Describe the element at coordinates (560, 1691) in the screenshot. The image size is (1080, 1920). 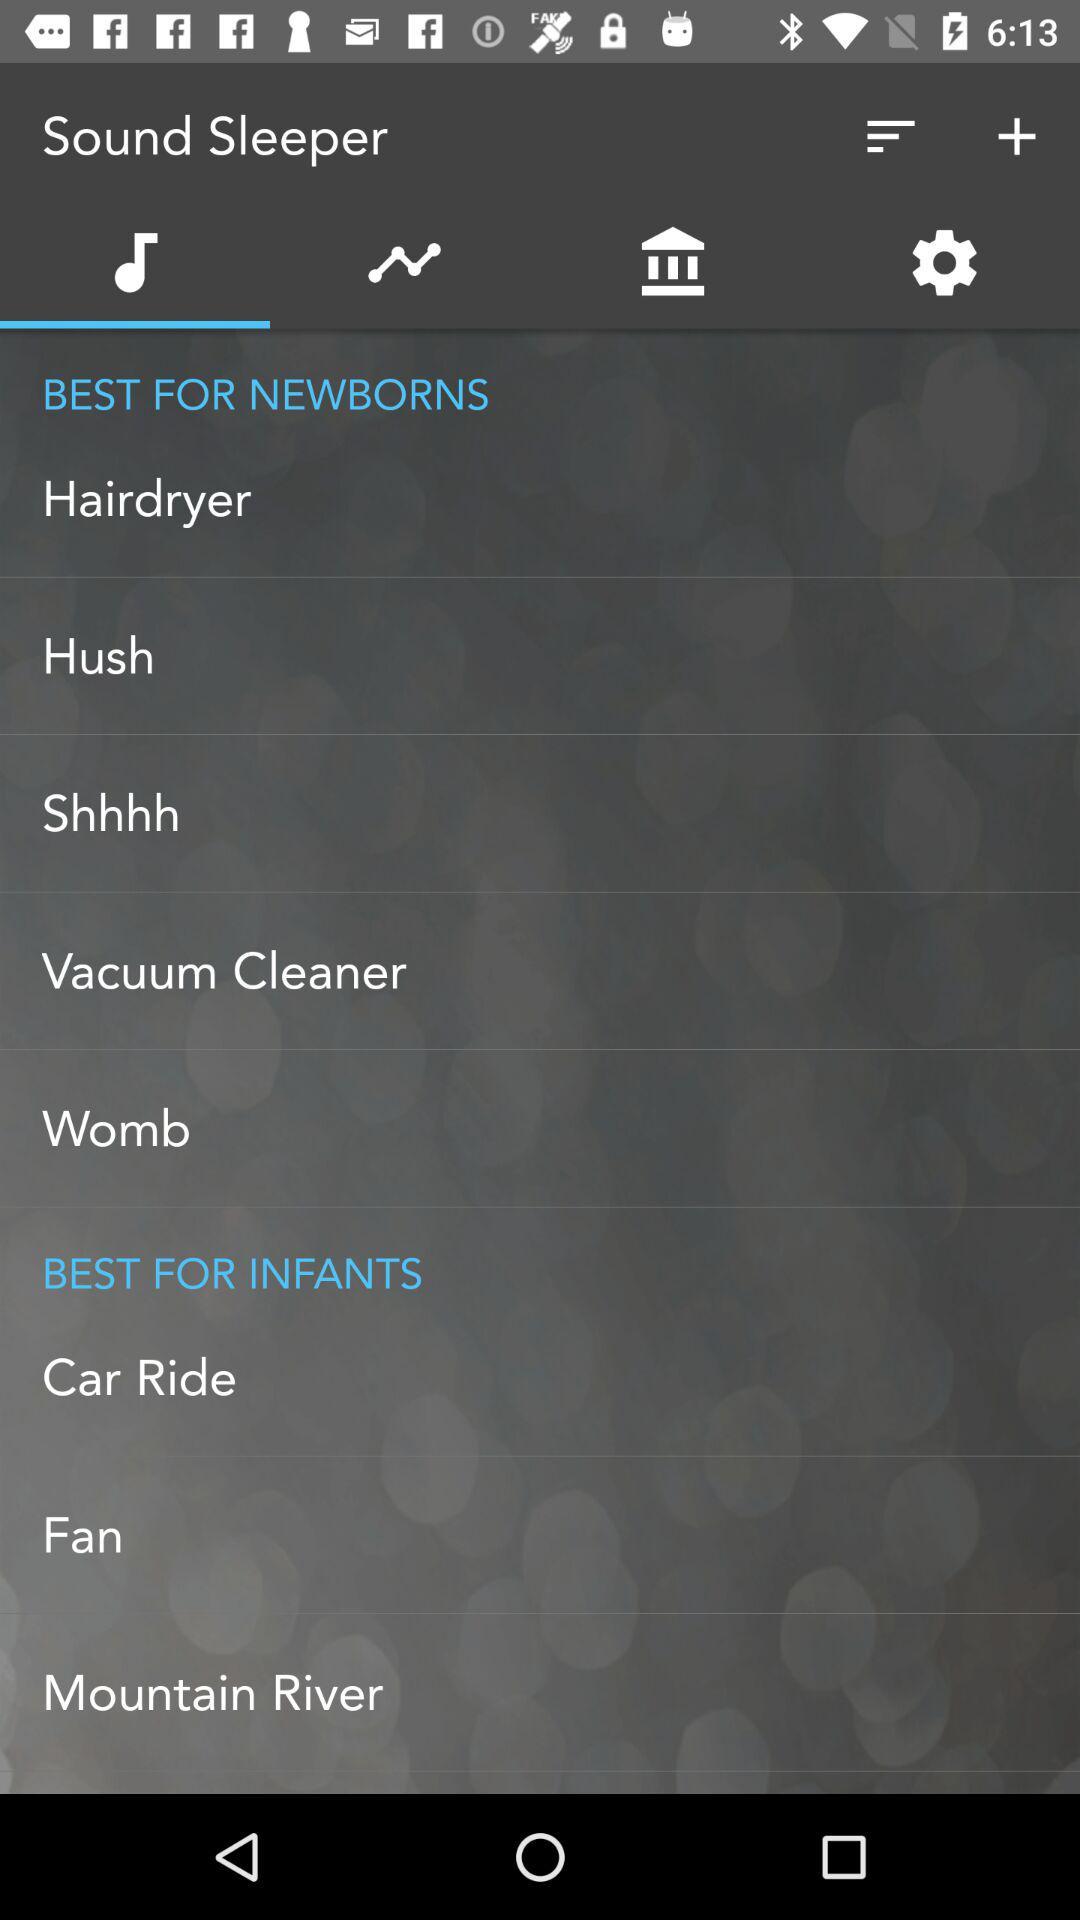
I see `mountain river` at that location.